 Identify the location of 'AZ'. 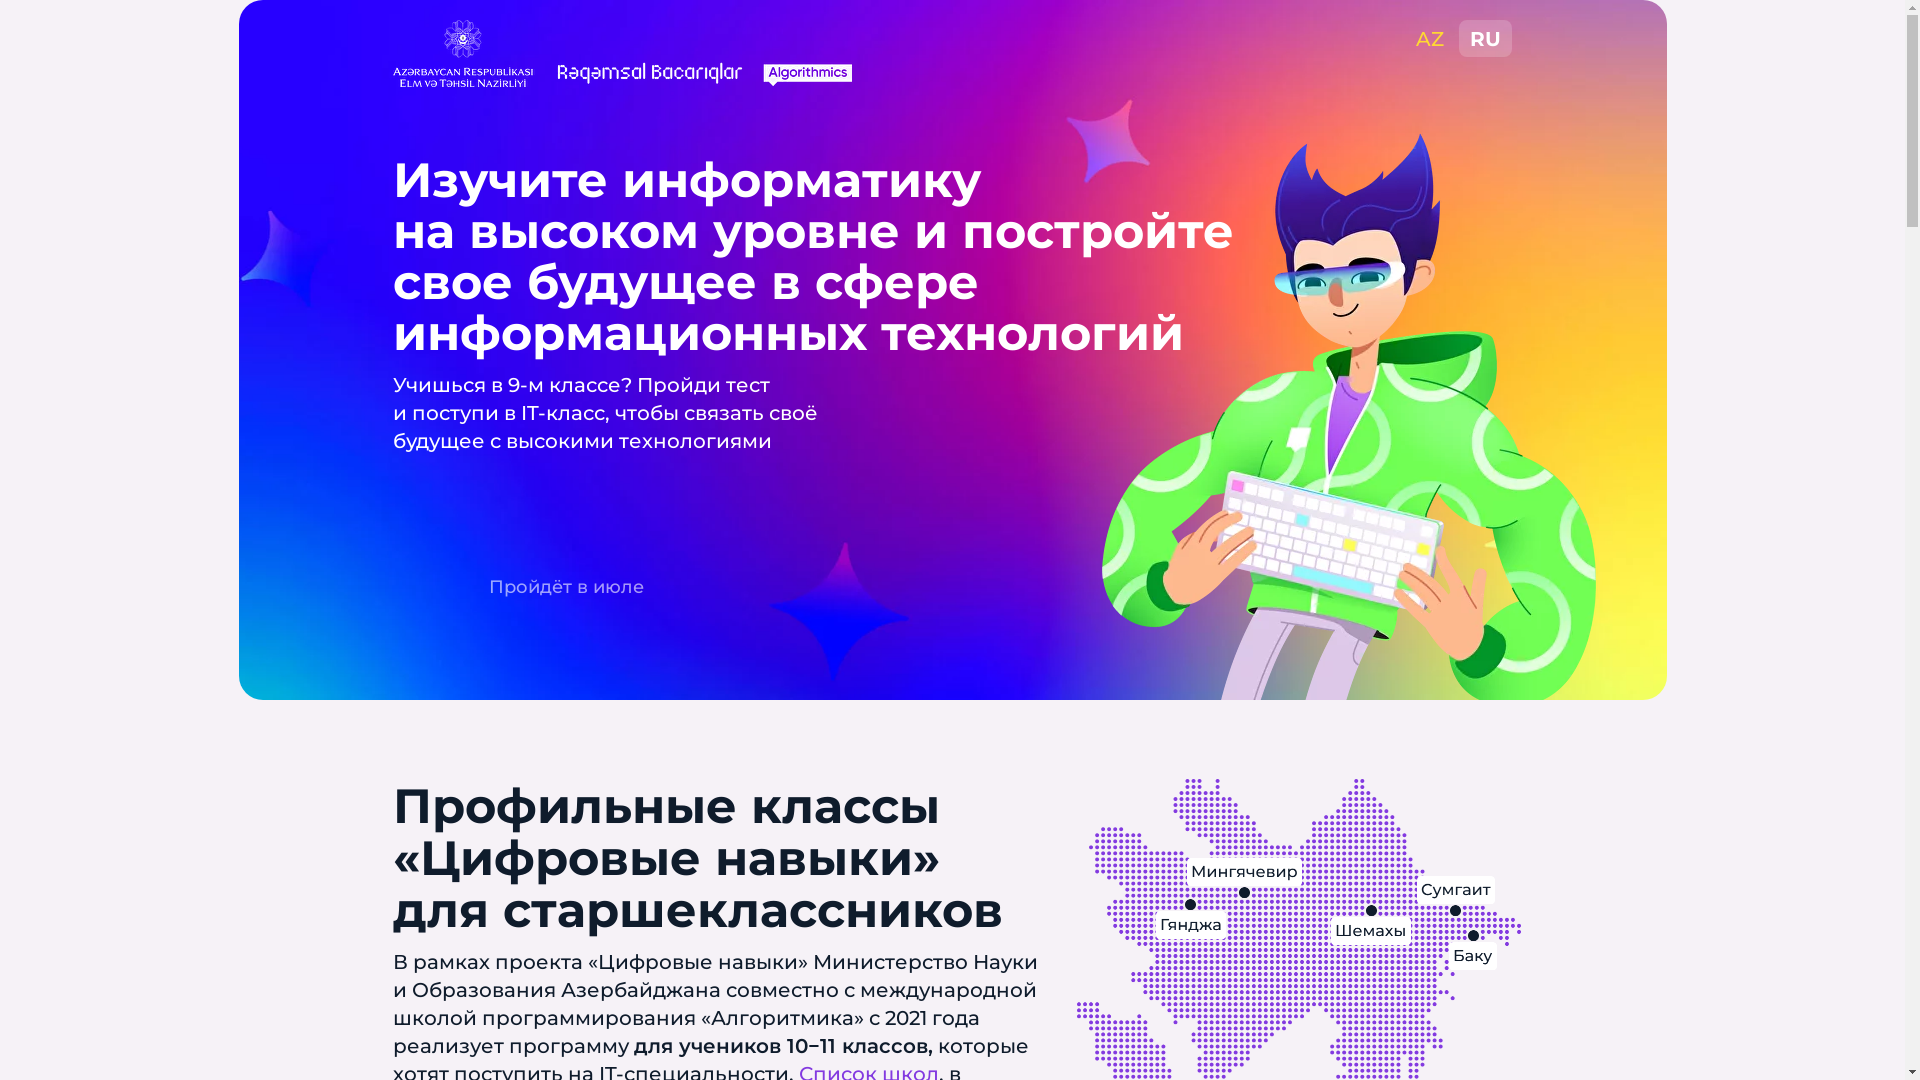
(1429, 38).